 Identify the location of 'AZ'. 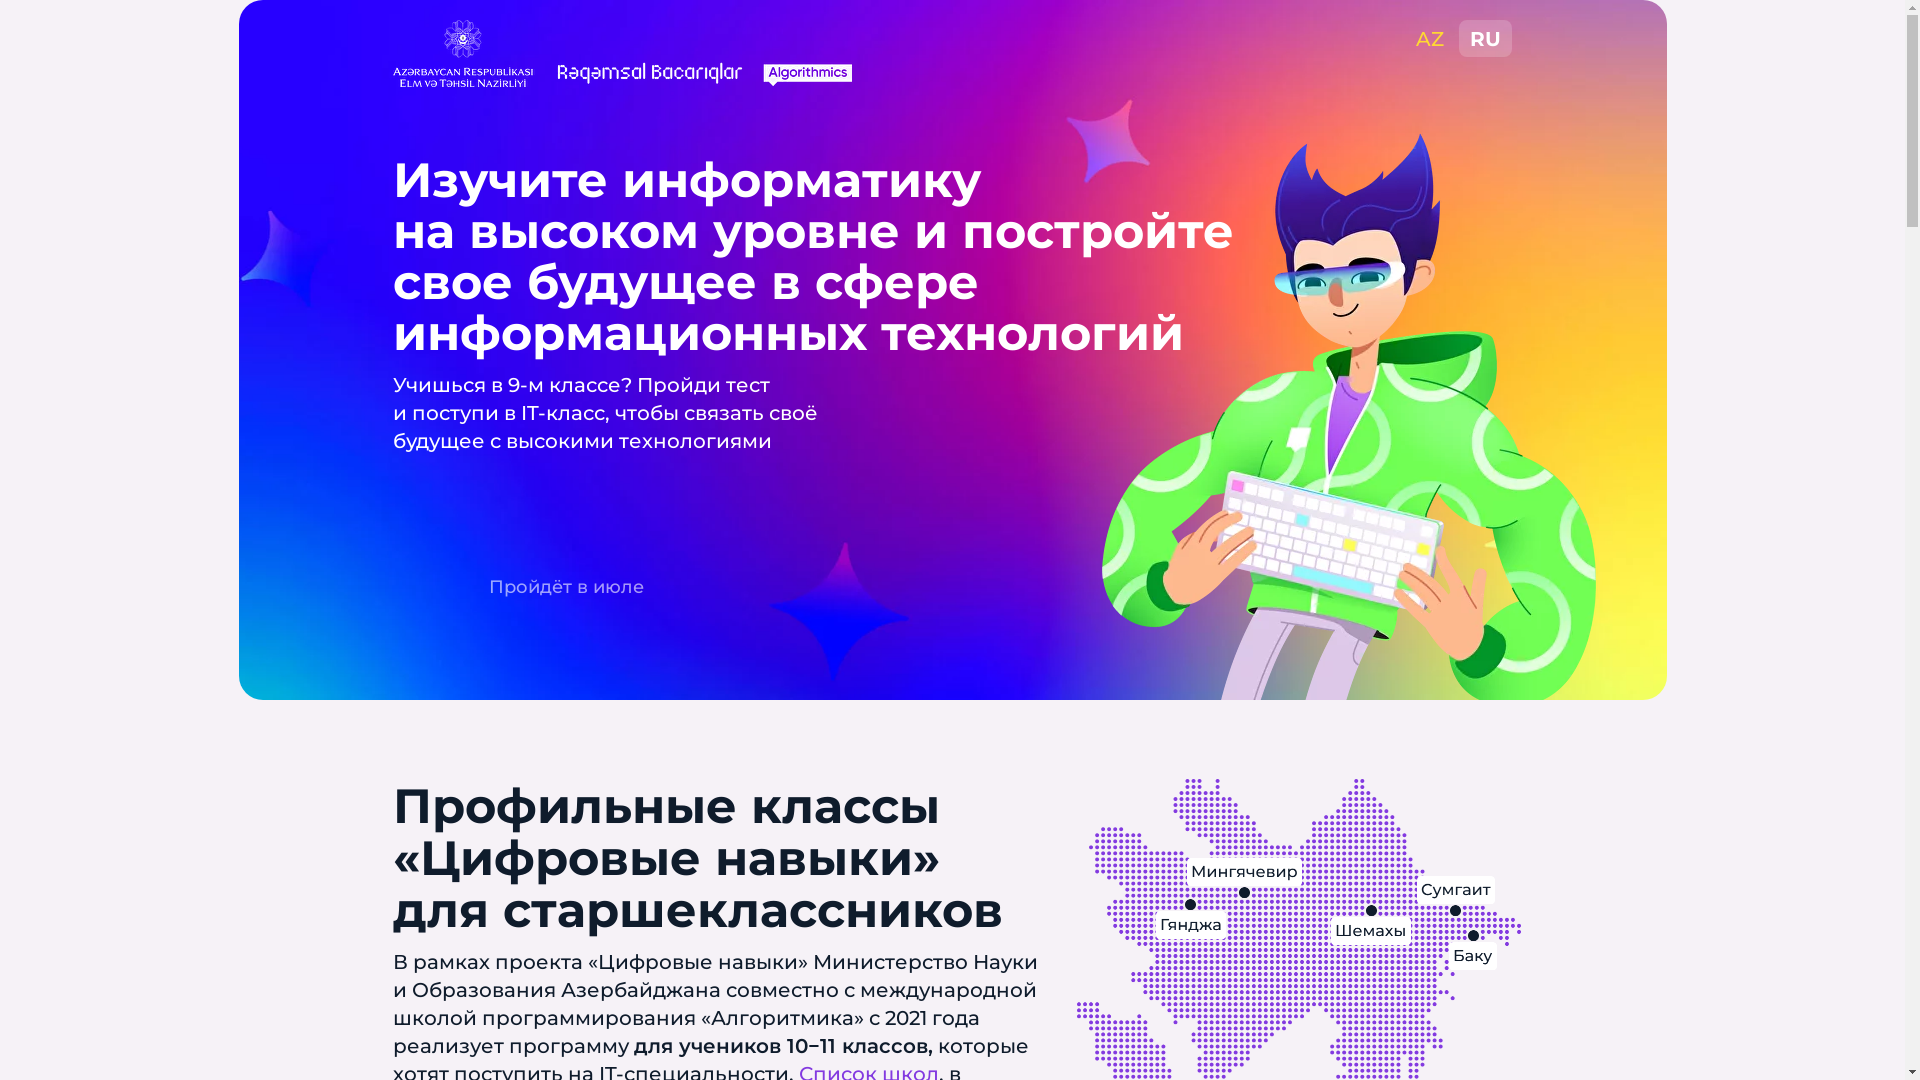
(1429, 38).